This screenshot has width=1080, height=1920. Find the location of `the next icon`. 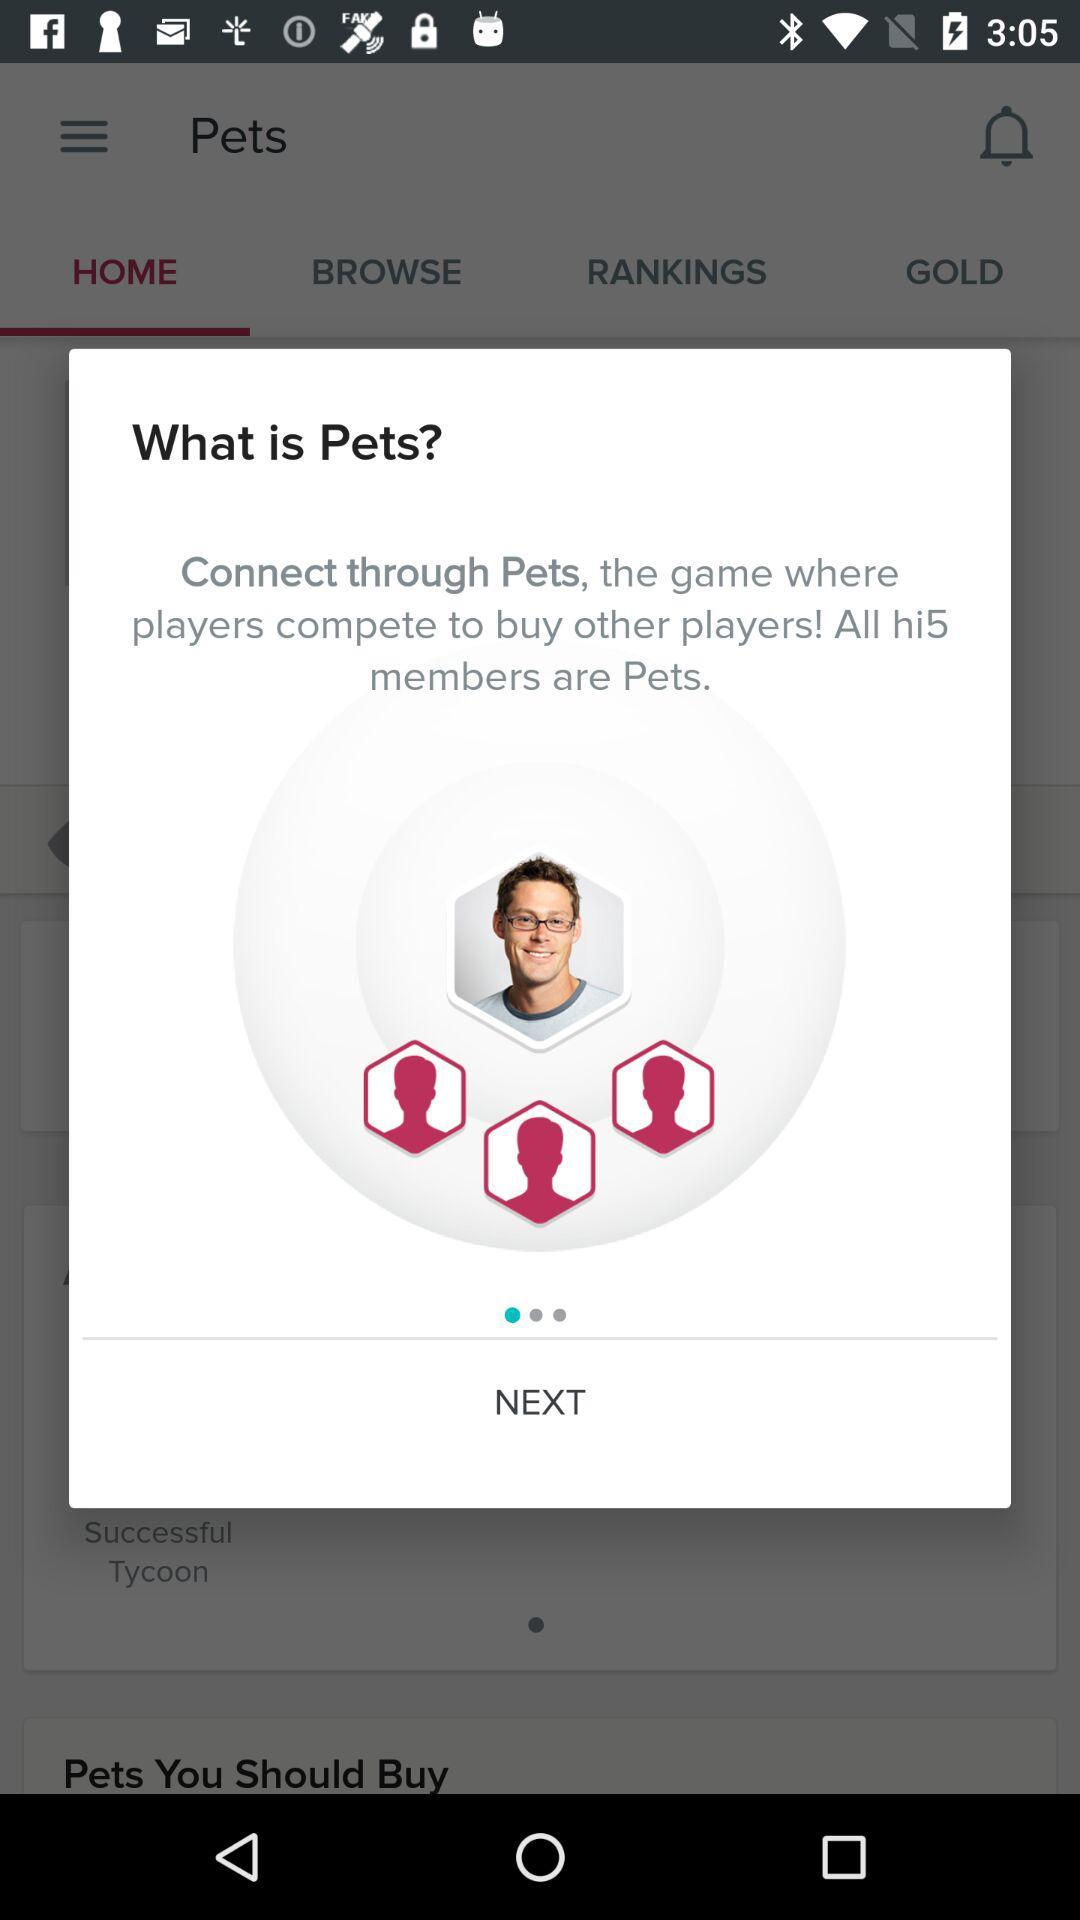

the next icon is located at coordinates (540, 1402).